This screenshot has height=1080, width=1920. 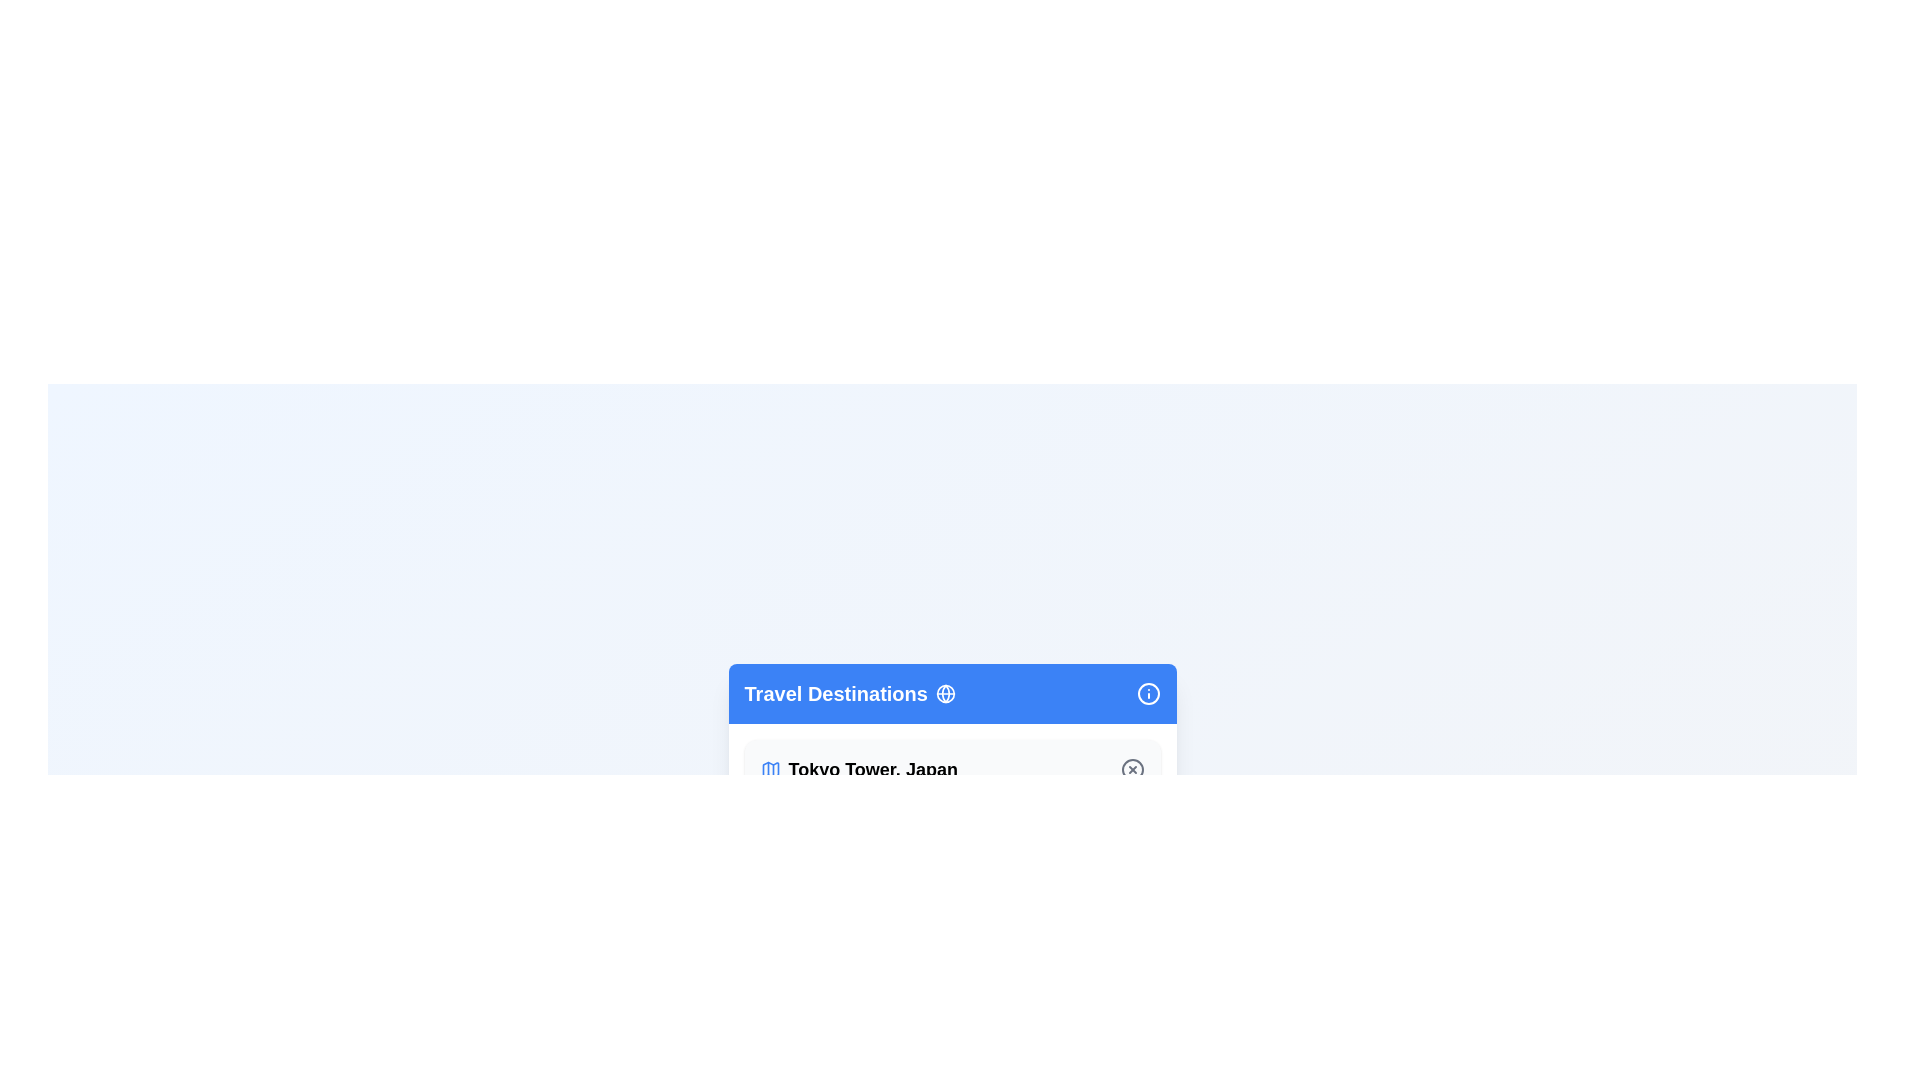 What do you see at coordinates (873, 769) in the screenshot?
I see `static text label that displays the name 'Tokyo Tower, Japan', which is positioned to the right of a blue location icon and to the left of an interactive button` at bounding box center [873, 769].